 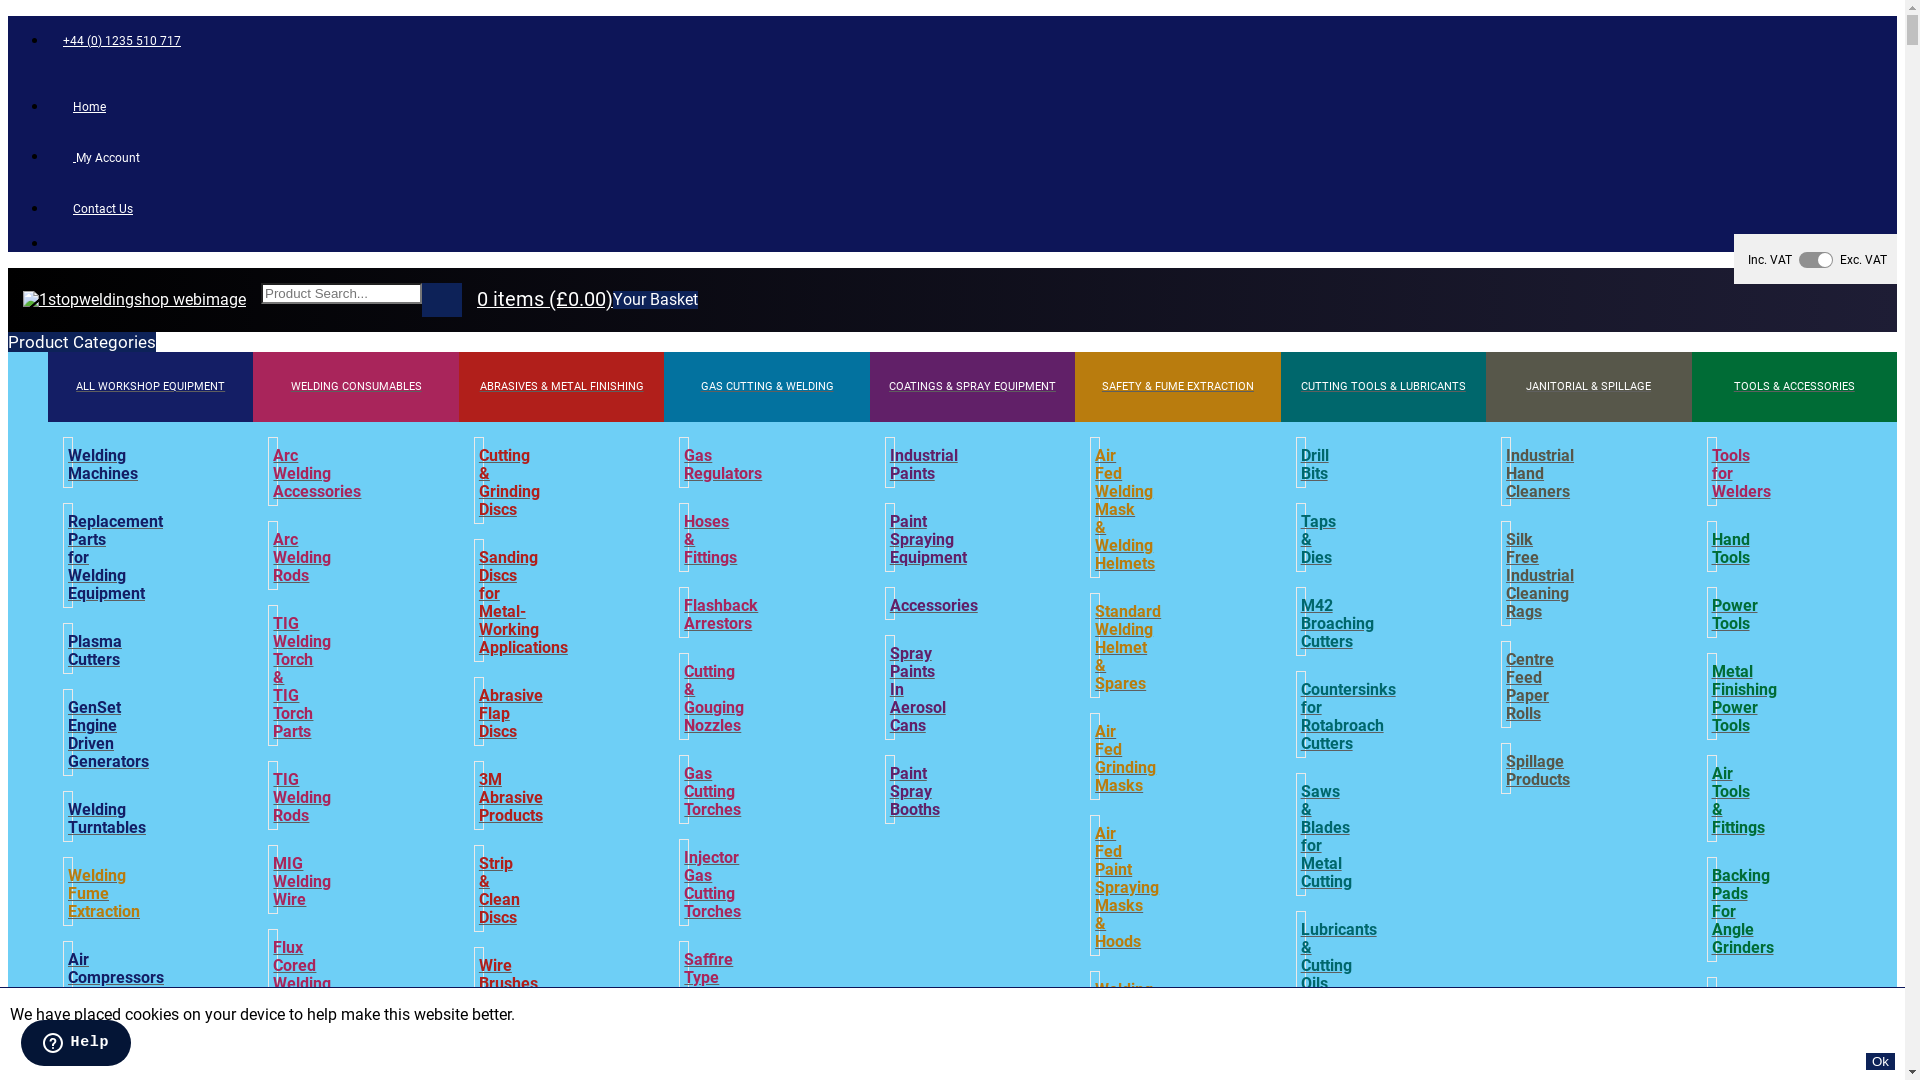 What do you see at coordinates (67, 893) in the screenshot?
I see `'Welding Fume Extraction'` at bounding box center [67, 893].